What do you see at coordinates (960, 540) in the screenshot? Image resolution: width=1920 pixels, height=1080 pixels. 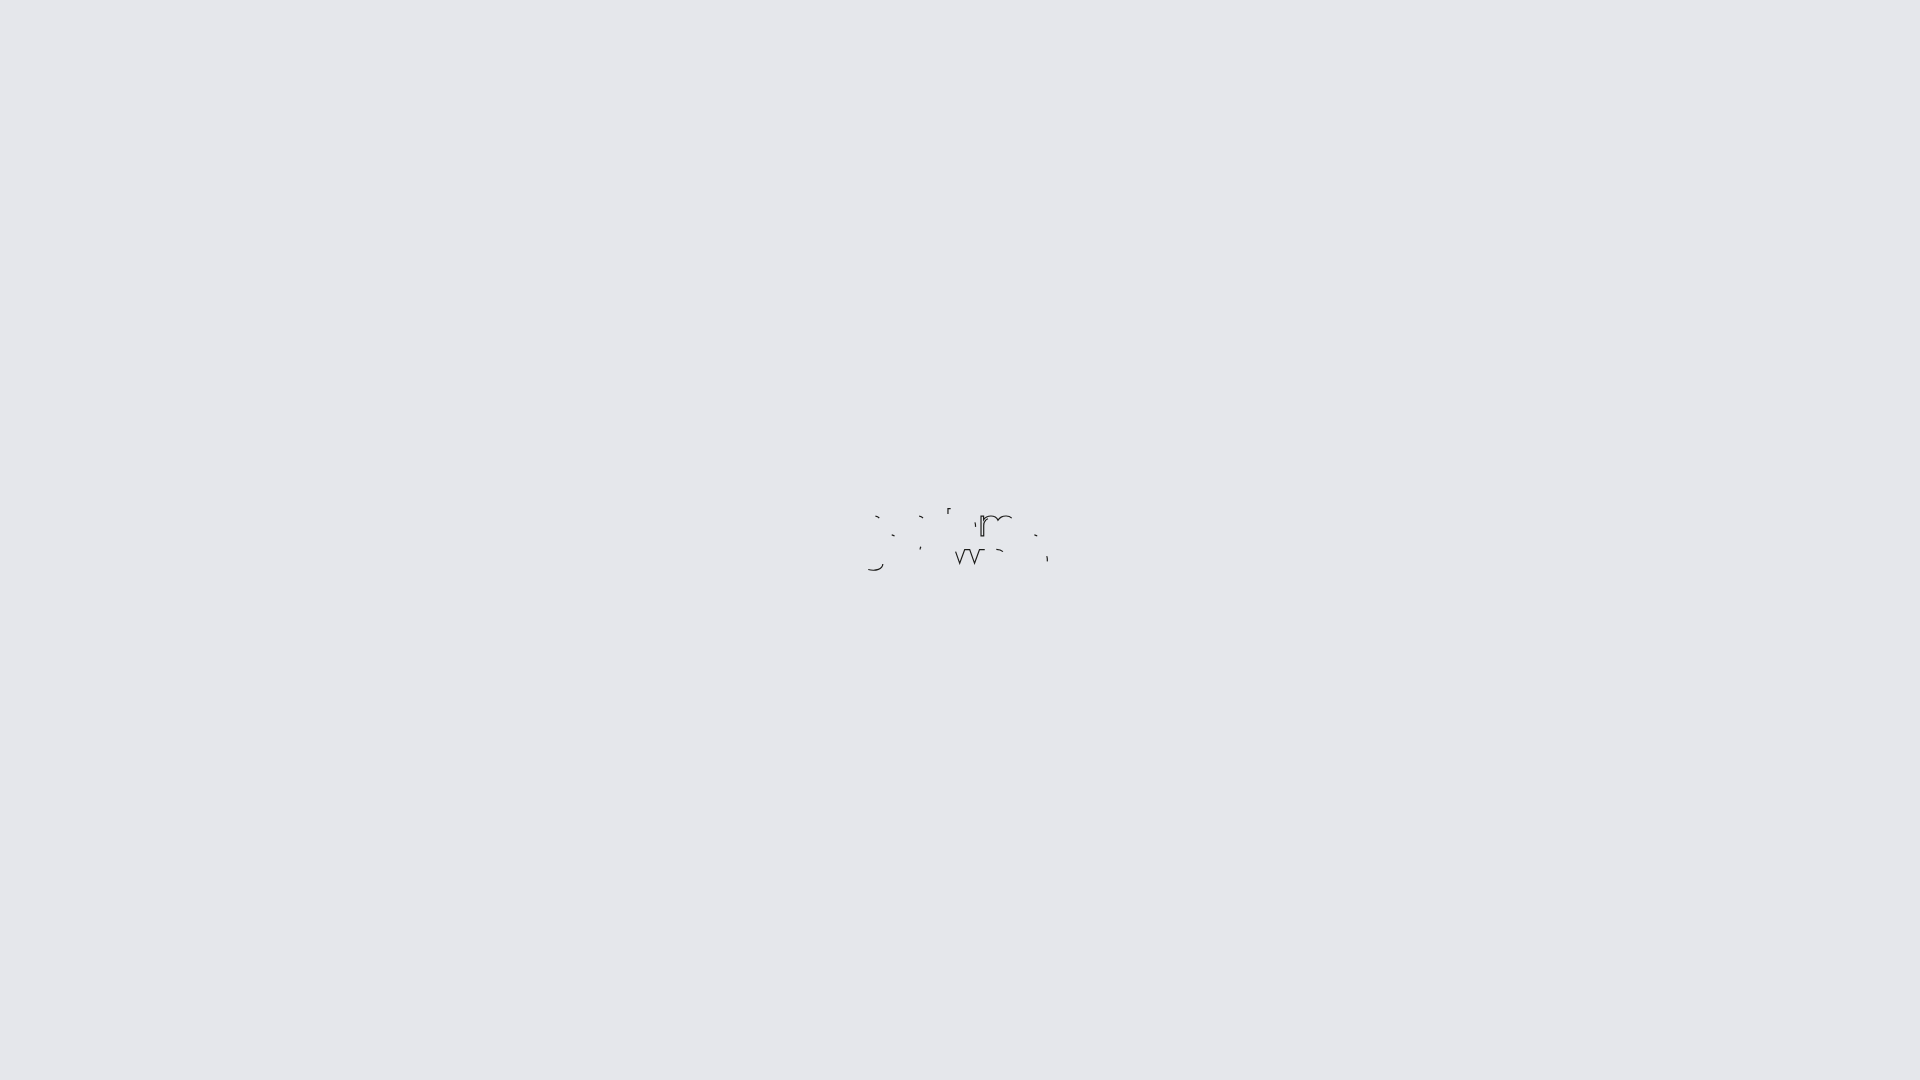 I see `'alt-logo'` at bounding box center [960, 540].